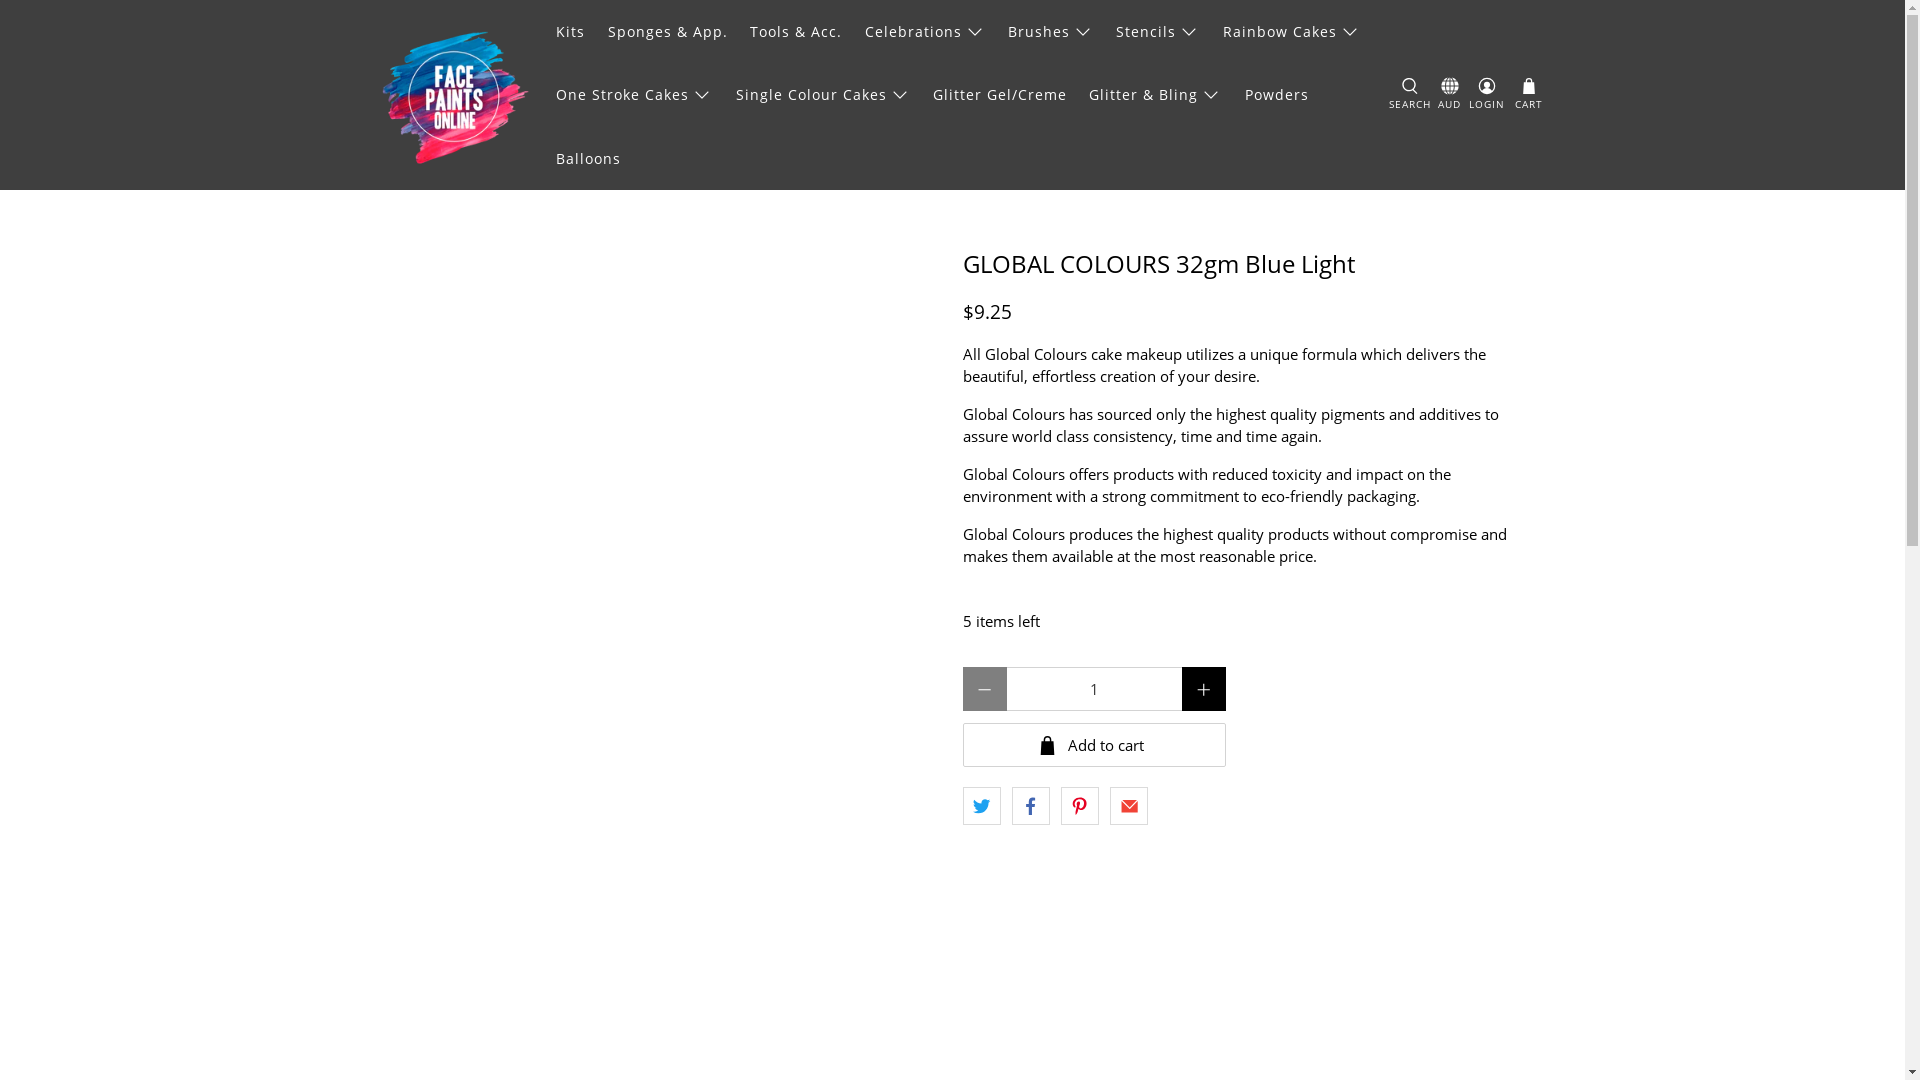  I want to click on 'CART', so click(1513, 95).